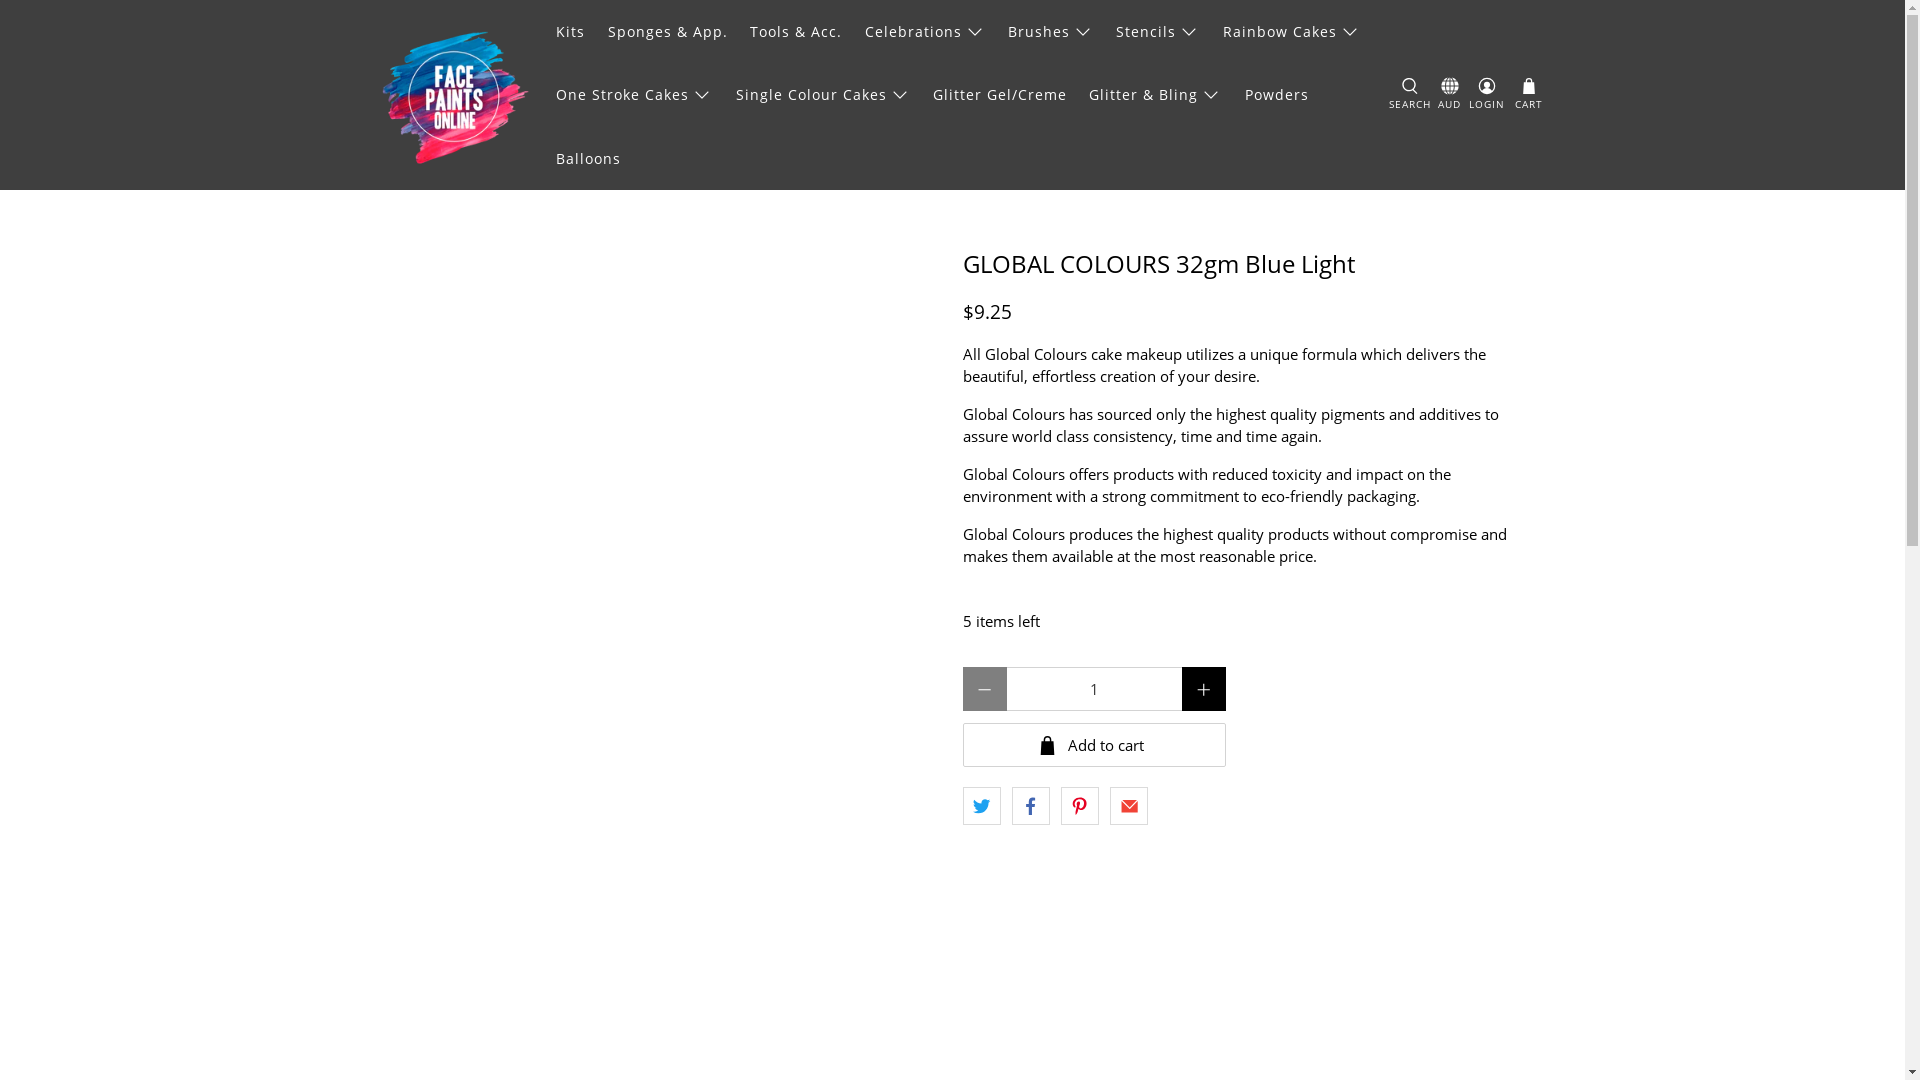  I want to click on 'CART', so click(1513, 95).